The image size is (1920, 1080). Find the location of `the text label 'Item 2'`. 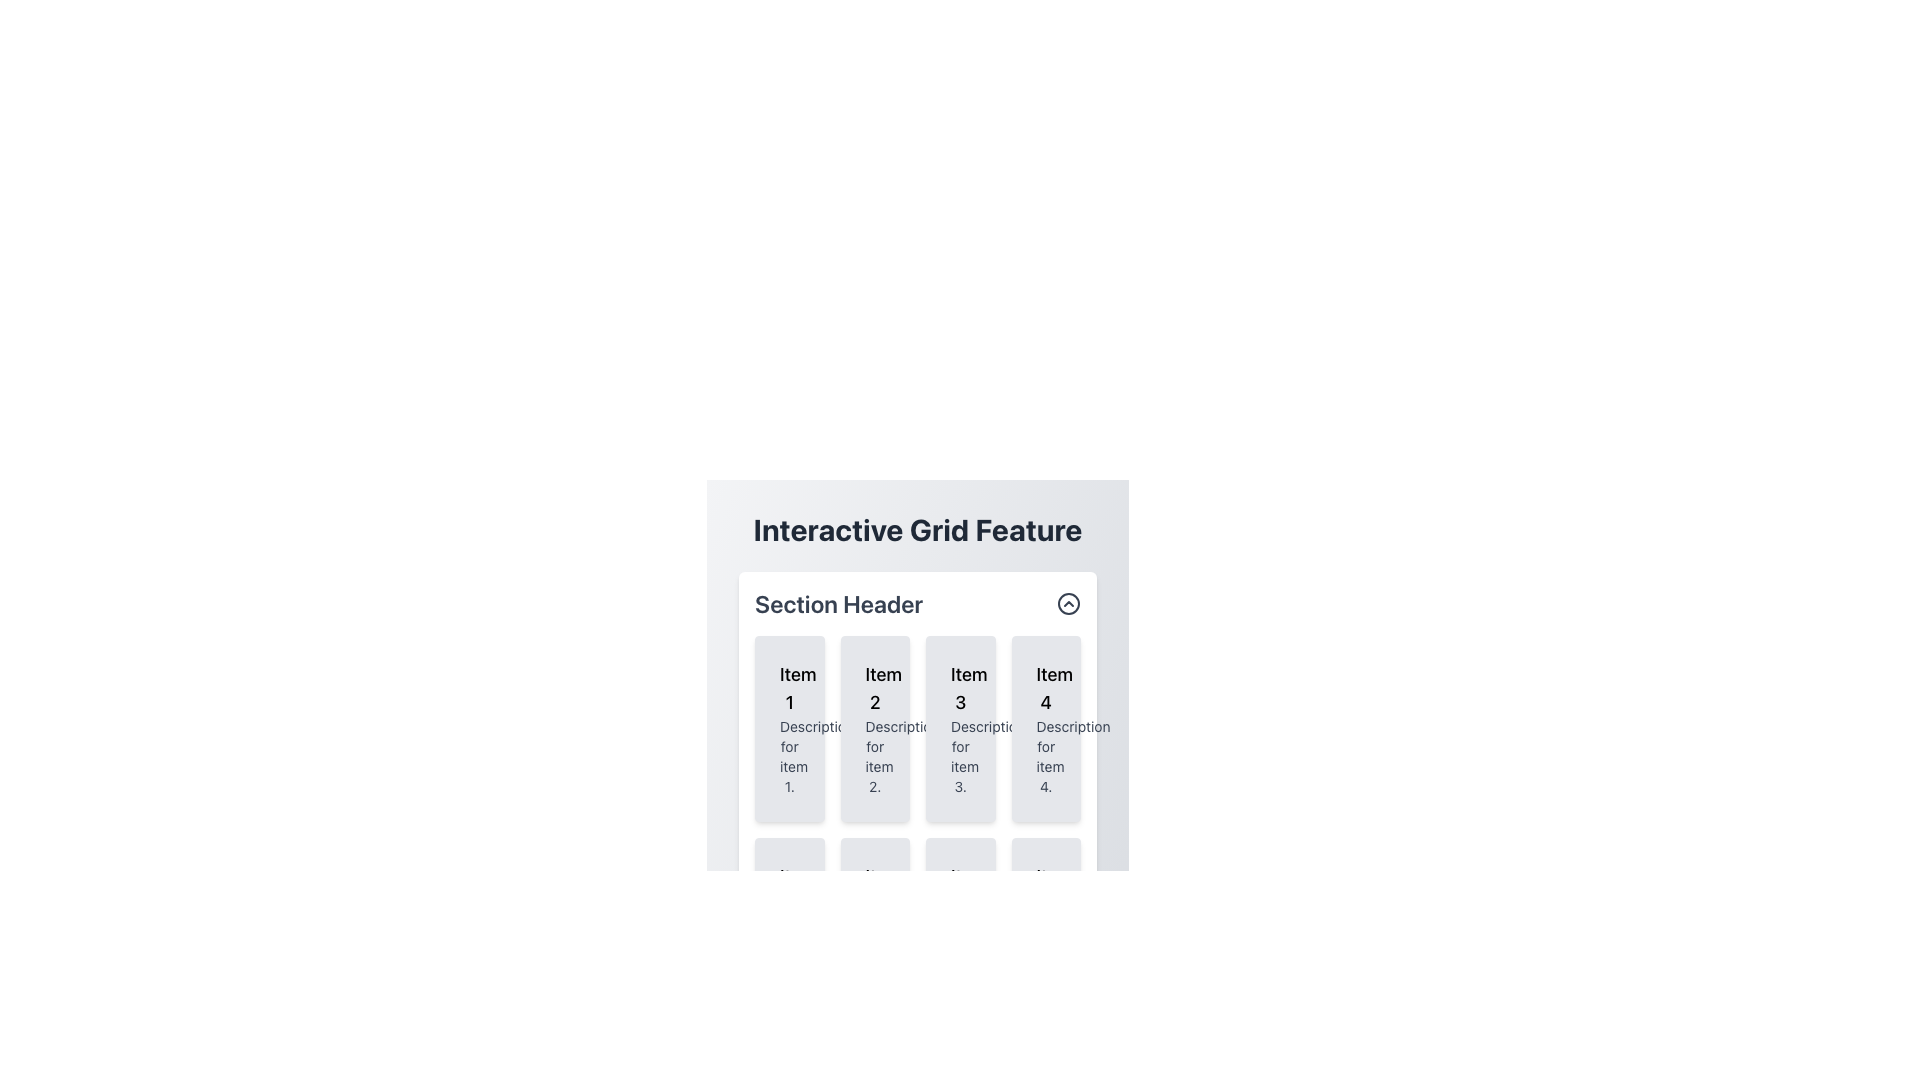

the text label 'Item 2' is located at coordinates (875, 688).